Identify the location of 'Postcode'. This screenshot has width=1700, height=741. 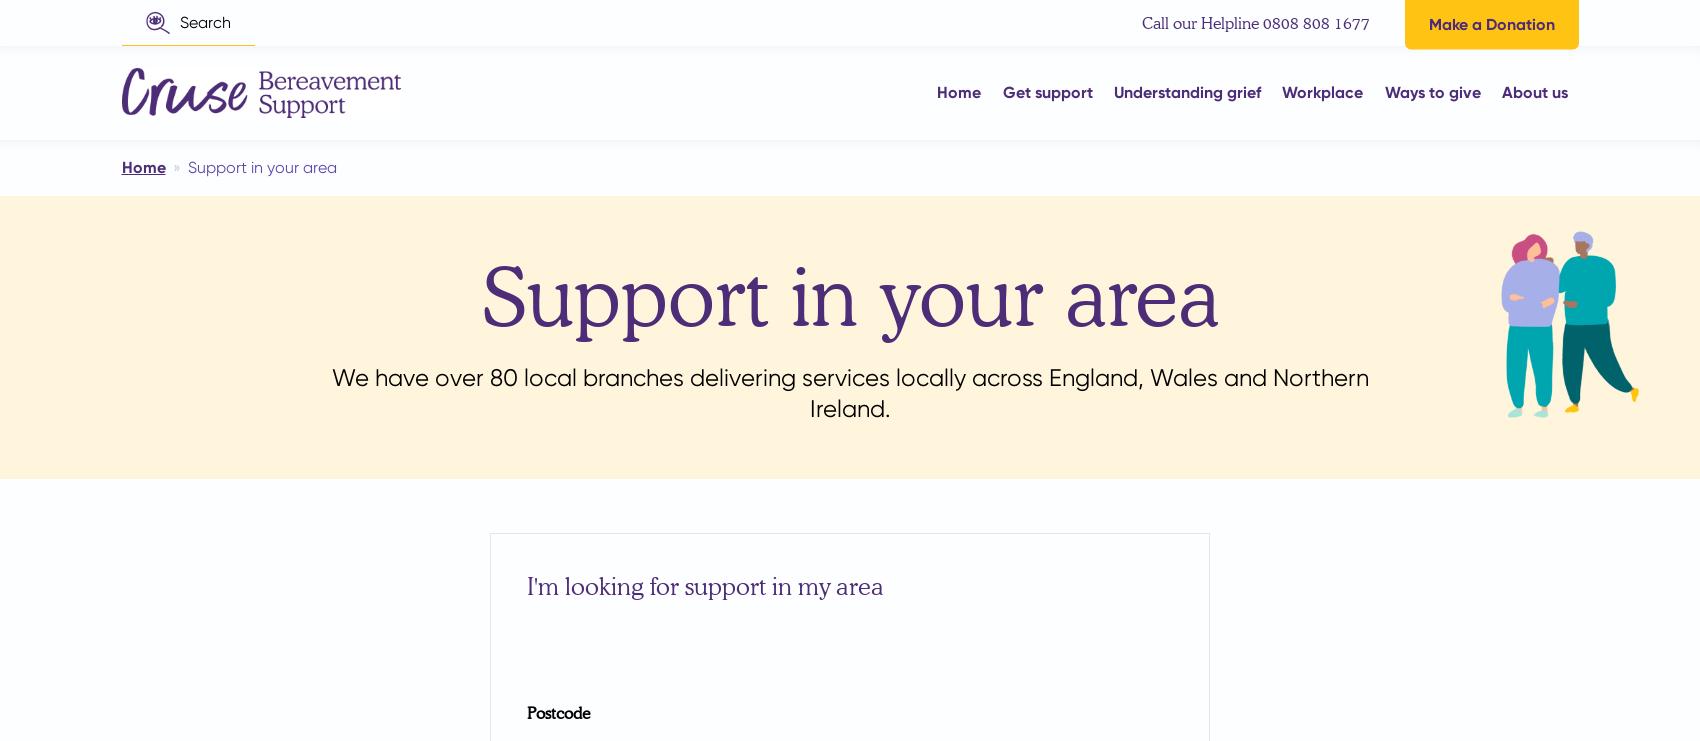
(557, 711).